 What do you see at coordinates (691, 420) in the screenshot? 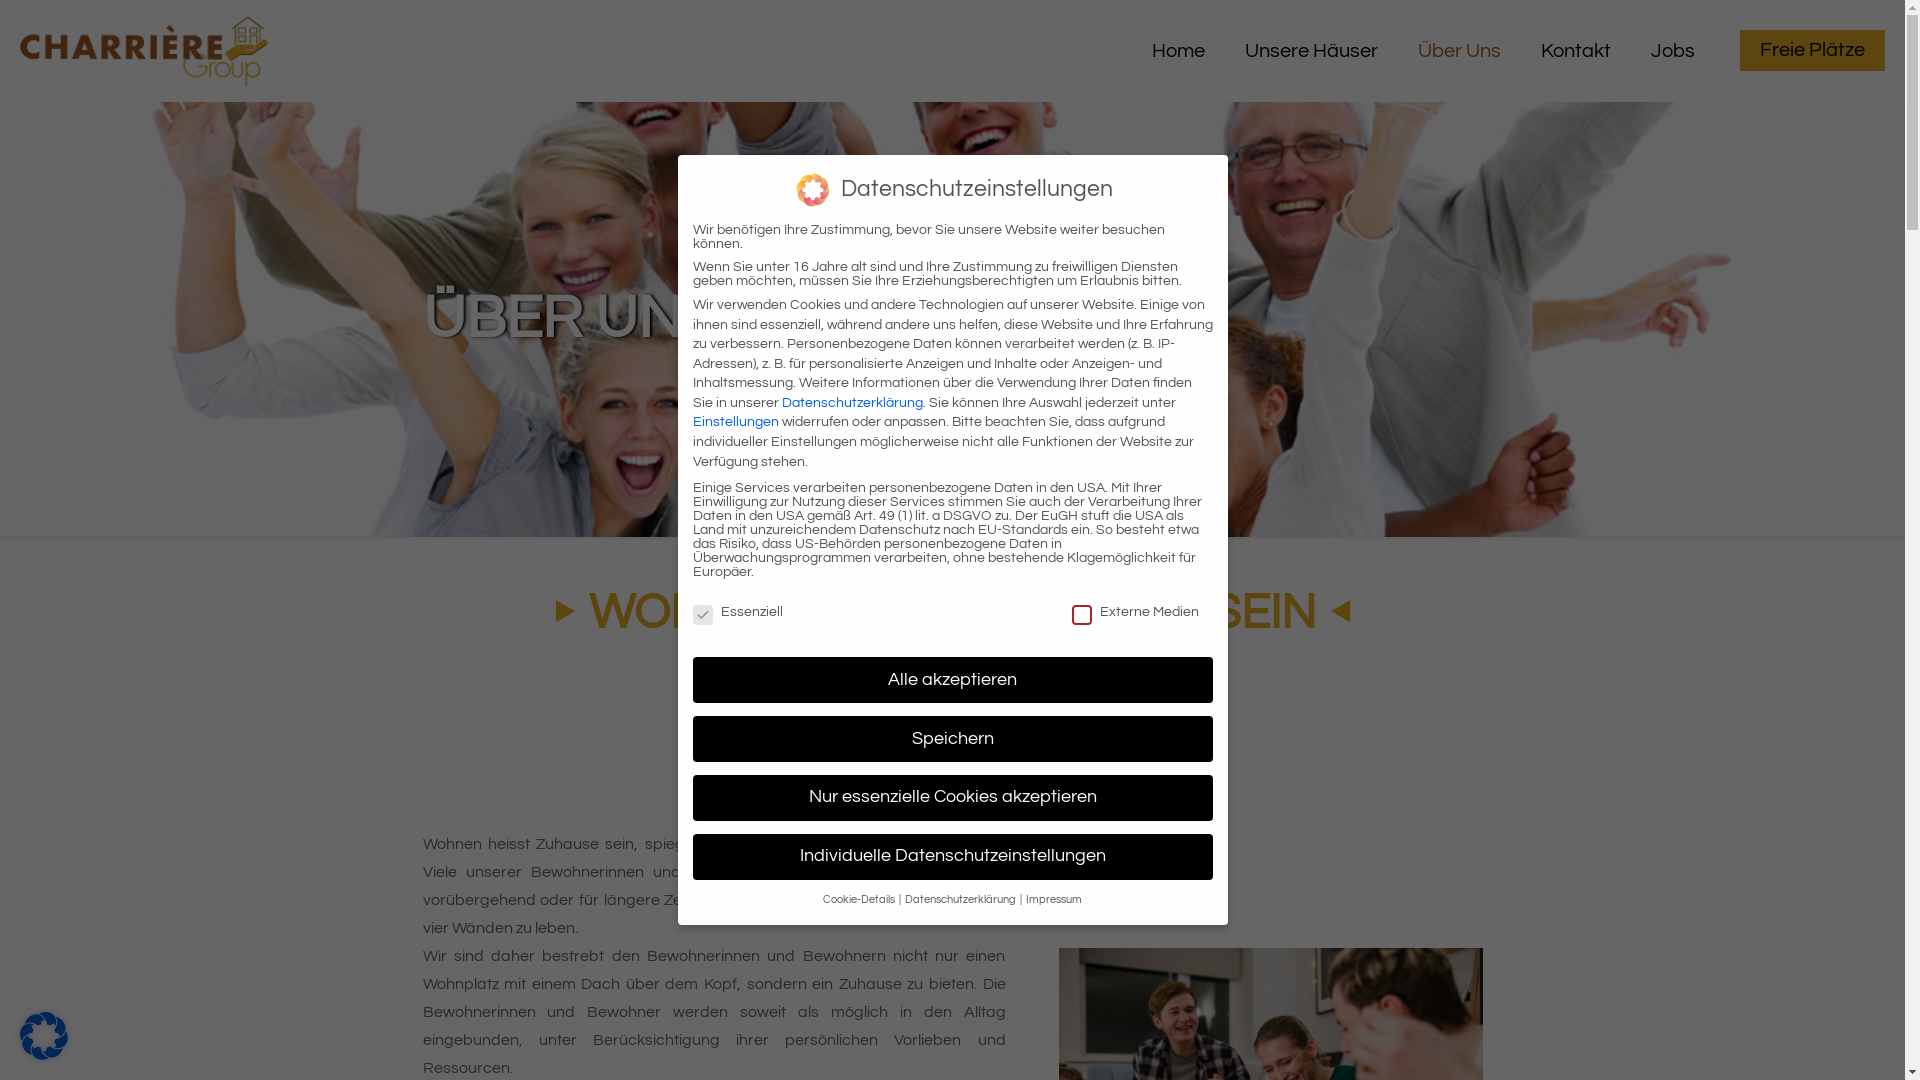
I see `'Einstellungen'` at bounding box center [691, 420].